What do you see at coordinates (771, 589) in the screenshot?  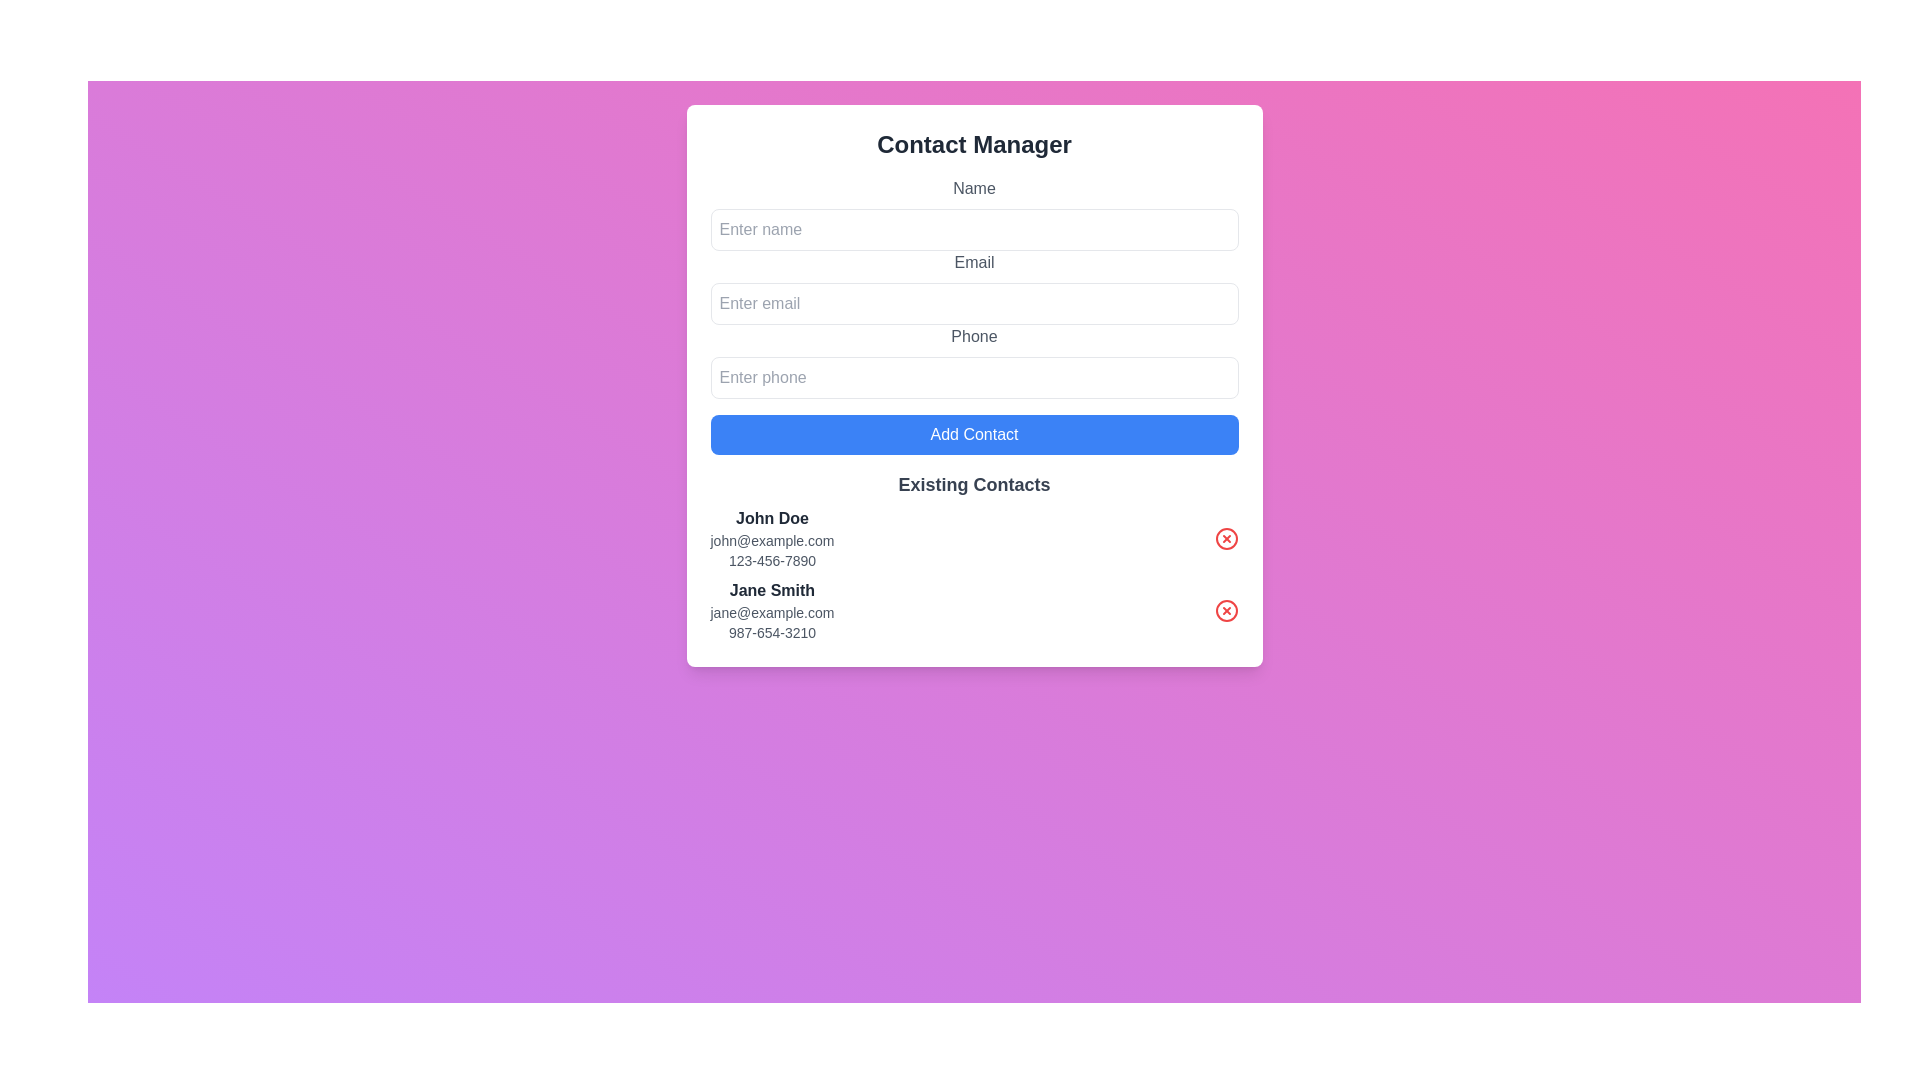 I see `the Static Text element displaying 'Jane Smith' in the 'Existing Contacts' section, which is positioned above the email and phone number of 'John Doe'` at bounding box center [771, 589].